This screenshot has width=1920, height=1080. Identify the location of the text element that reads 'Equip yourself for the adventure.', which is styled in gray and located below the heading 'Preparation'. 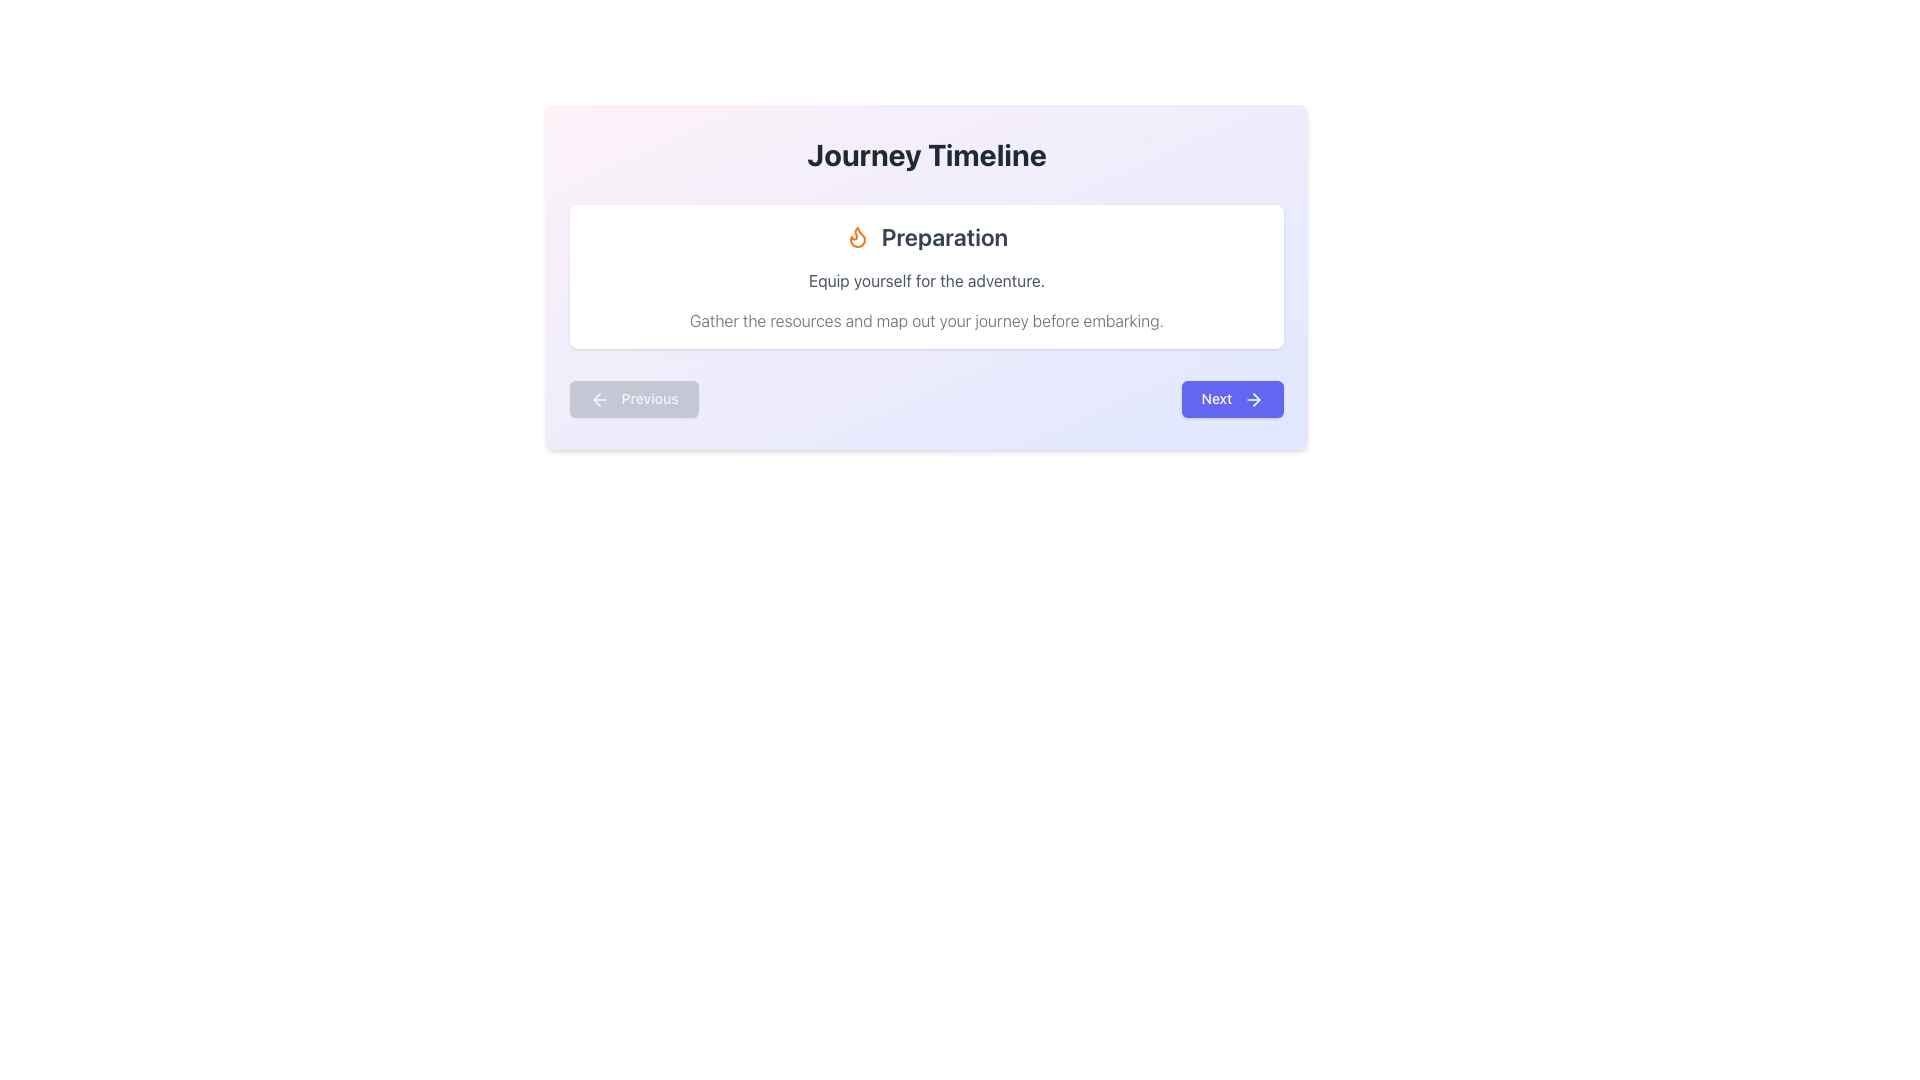
(925, 281).